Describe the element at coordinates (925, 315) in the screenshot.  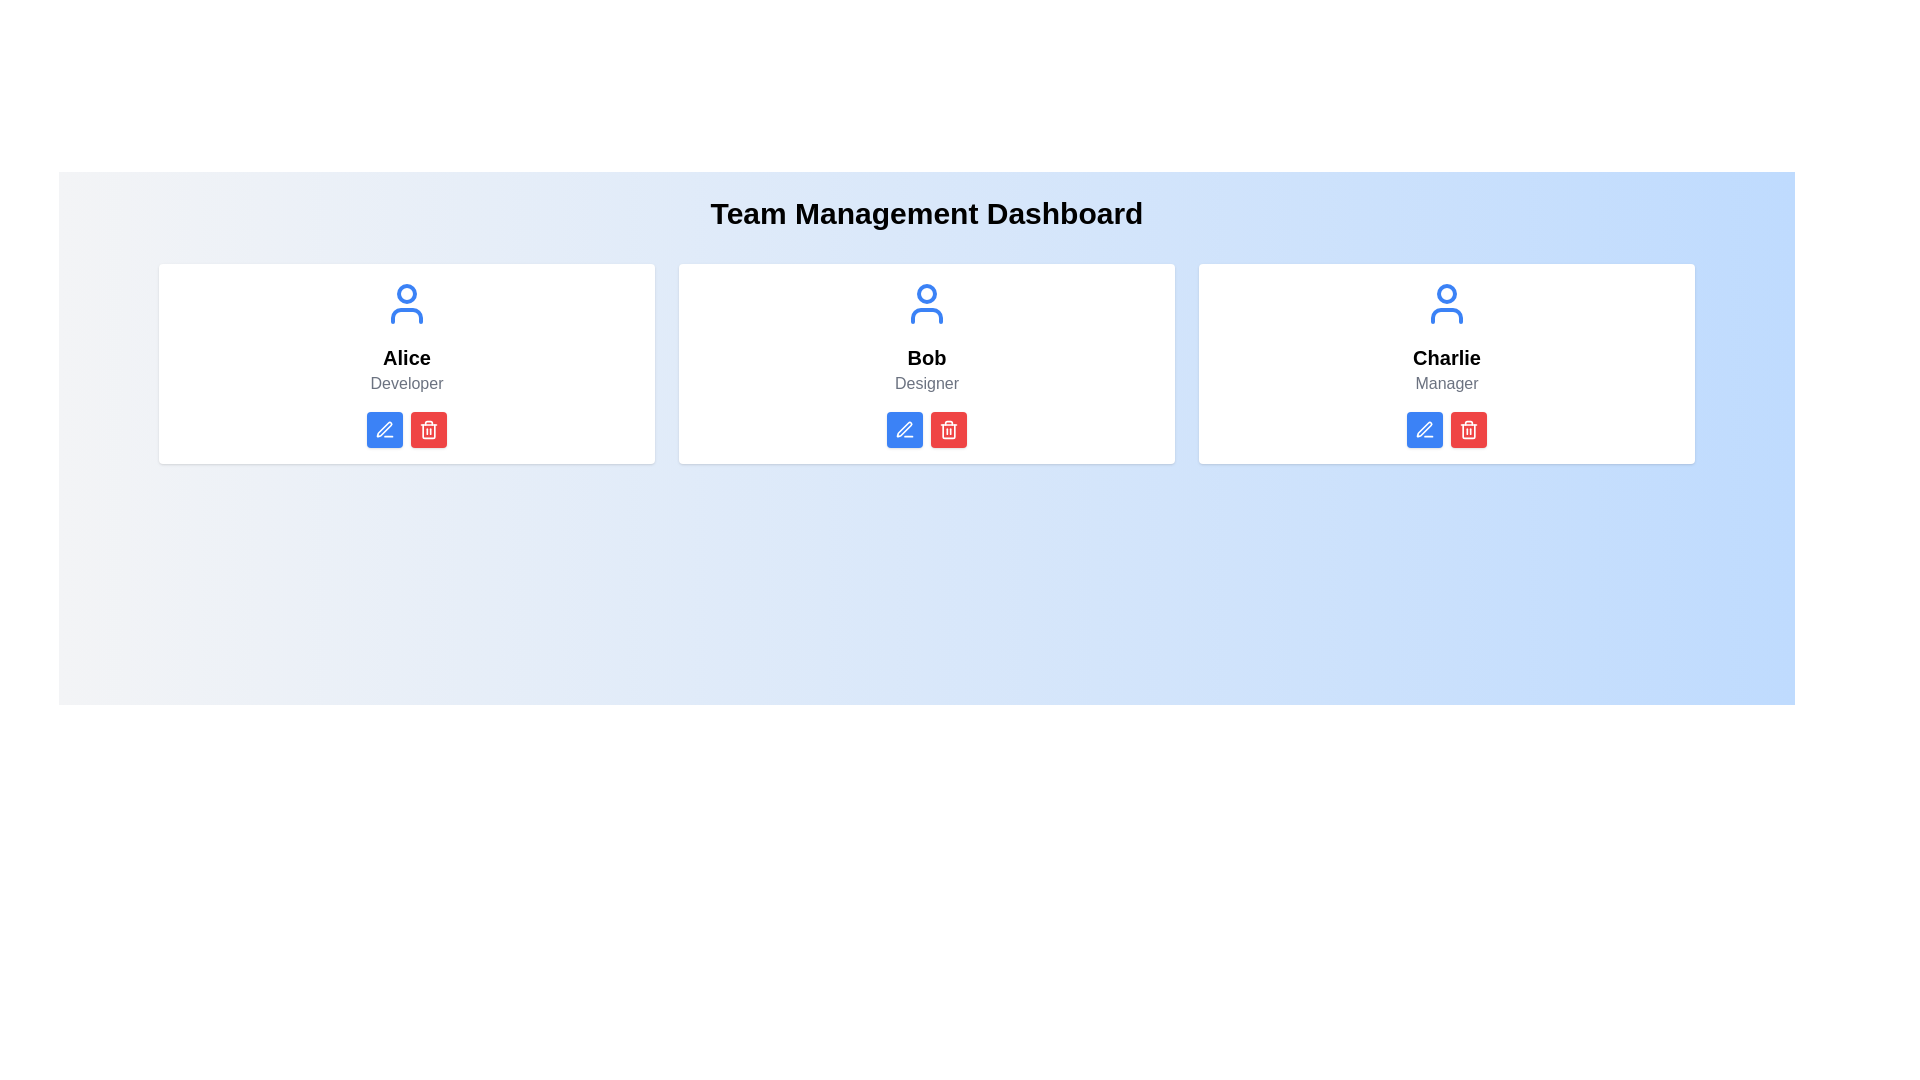
I see `the lower portion of the user icon SVG, which is located above the text 'Bob' in the second panel of the interface, contributing to the overall user profile representation` at that location.